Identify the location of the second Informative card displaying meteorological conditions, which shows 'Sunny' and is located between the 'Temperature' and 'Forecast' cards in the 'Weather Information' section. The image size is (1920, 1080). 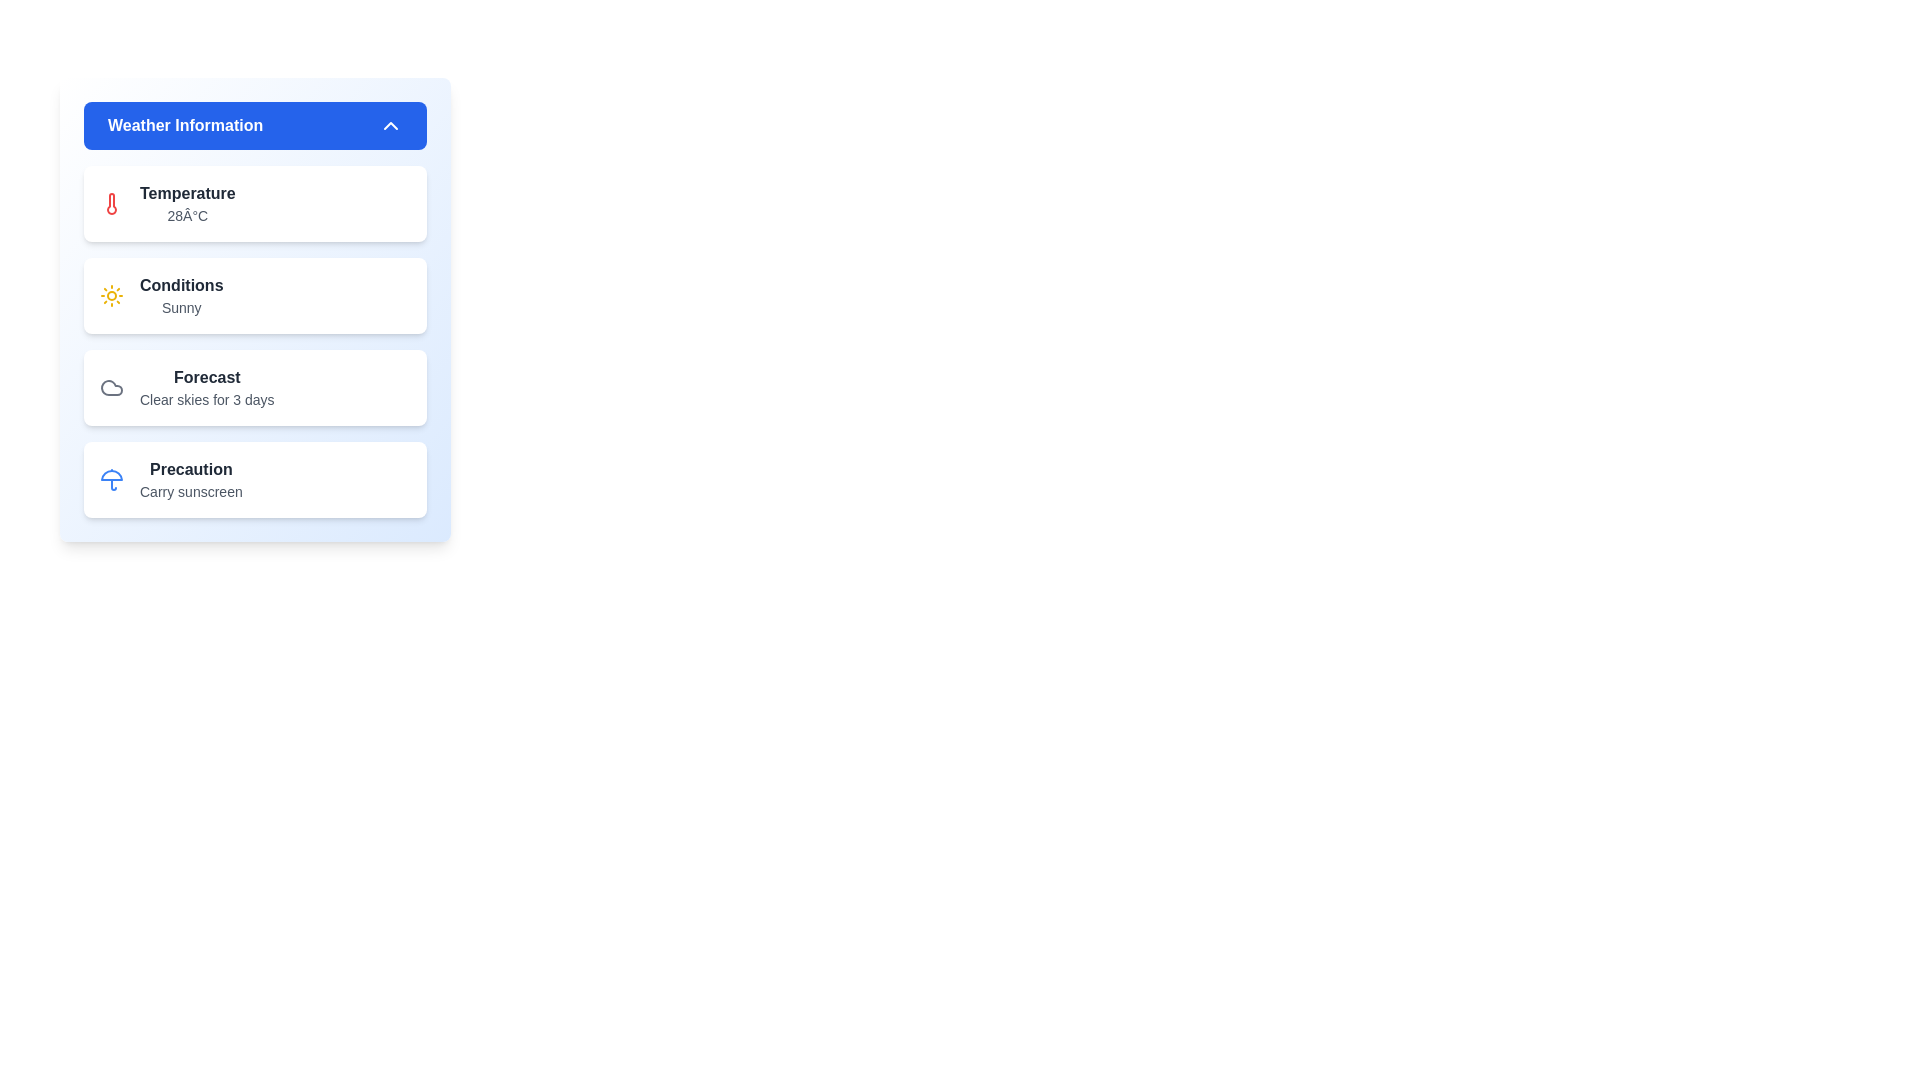
(254, 309).